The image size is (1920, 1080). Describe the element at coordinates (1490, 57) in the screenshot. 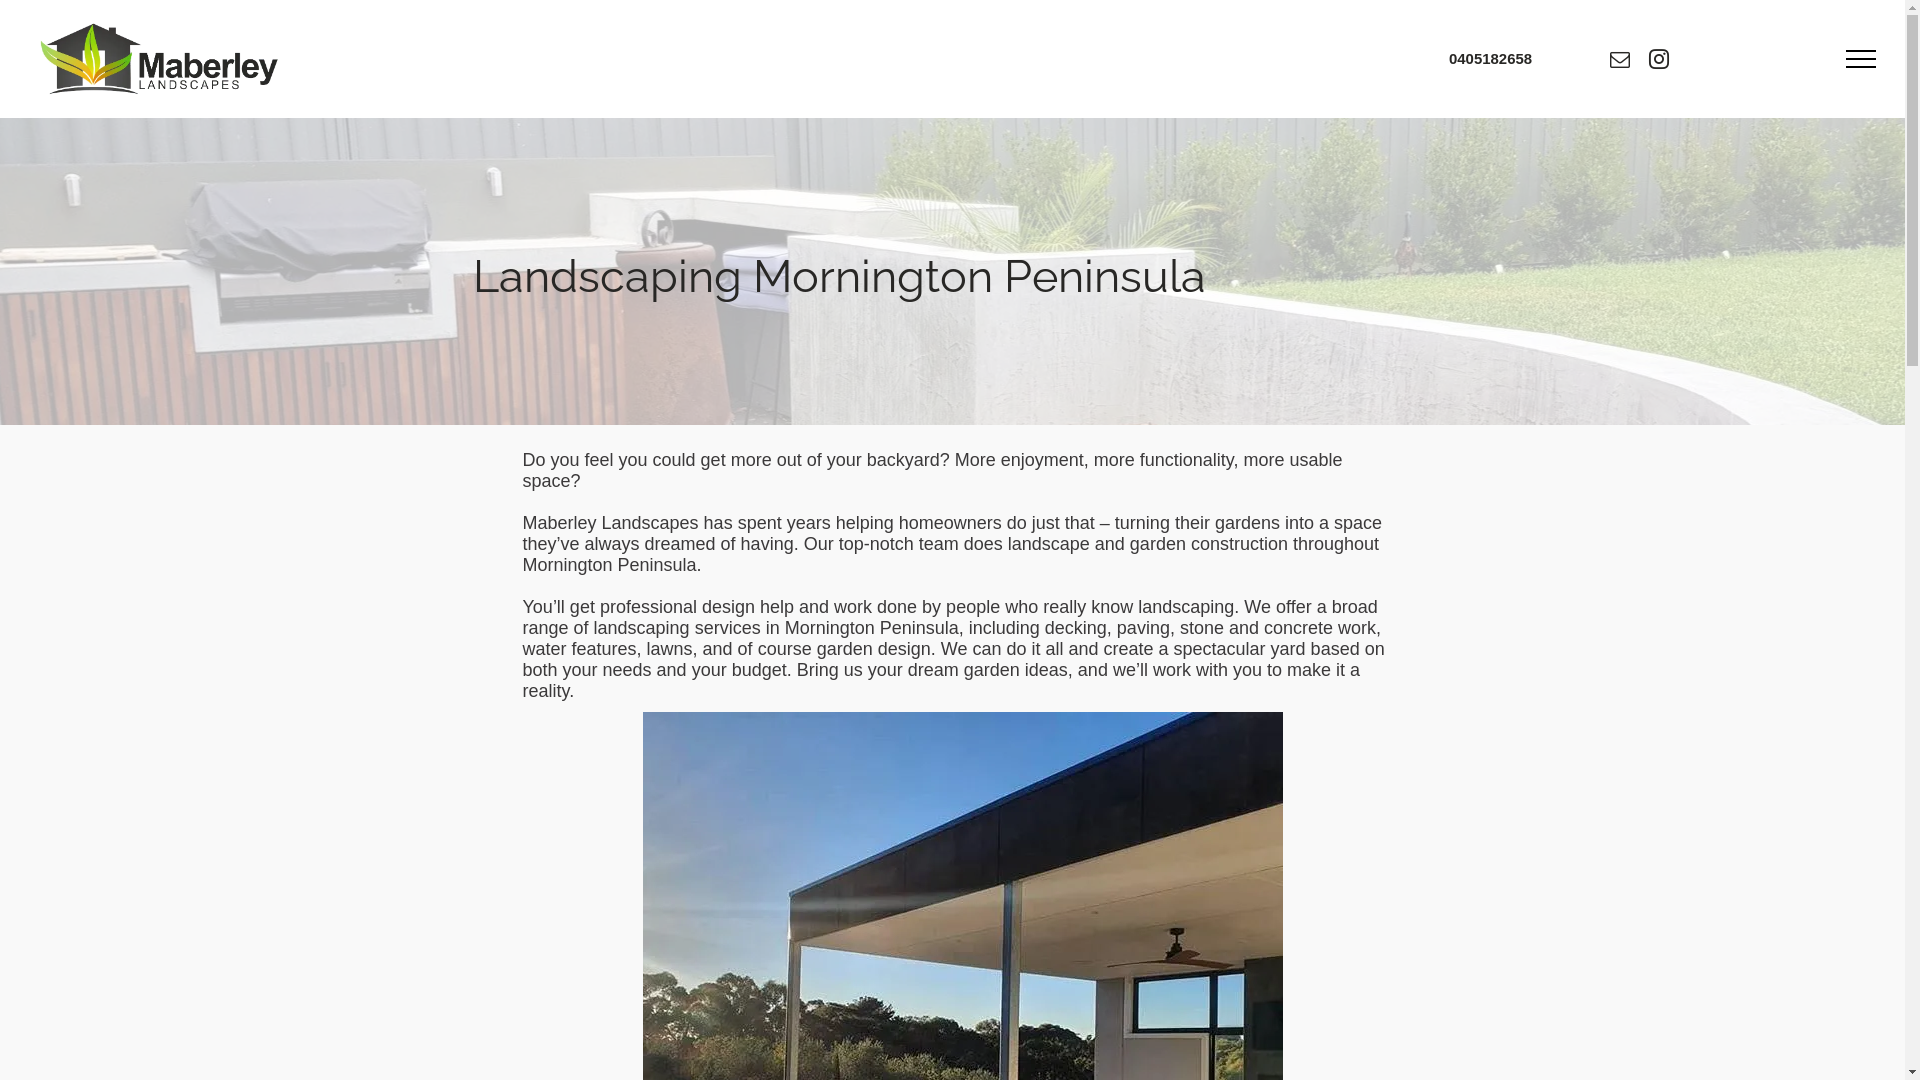

I see `'0405182658'` at that location.